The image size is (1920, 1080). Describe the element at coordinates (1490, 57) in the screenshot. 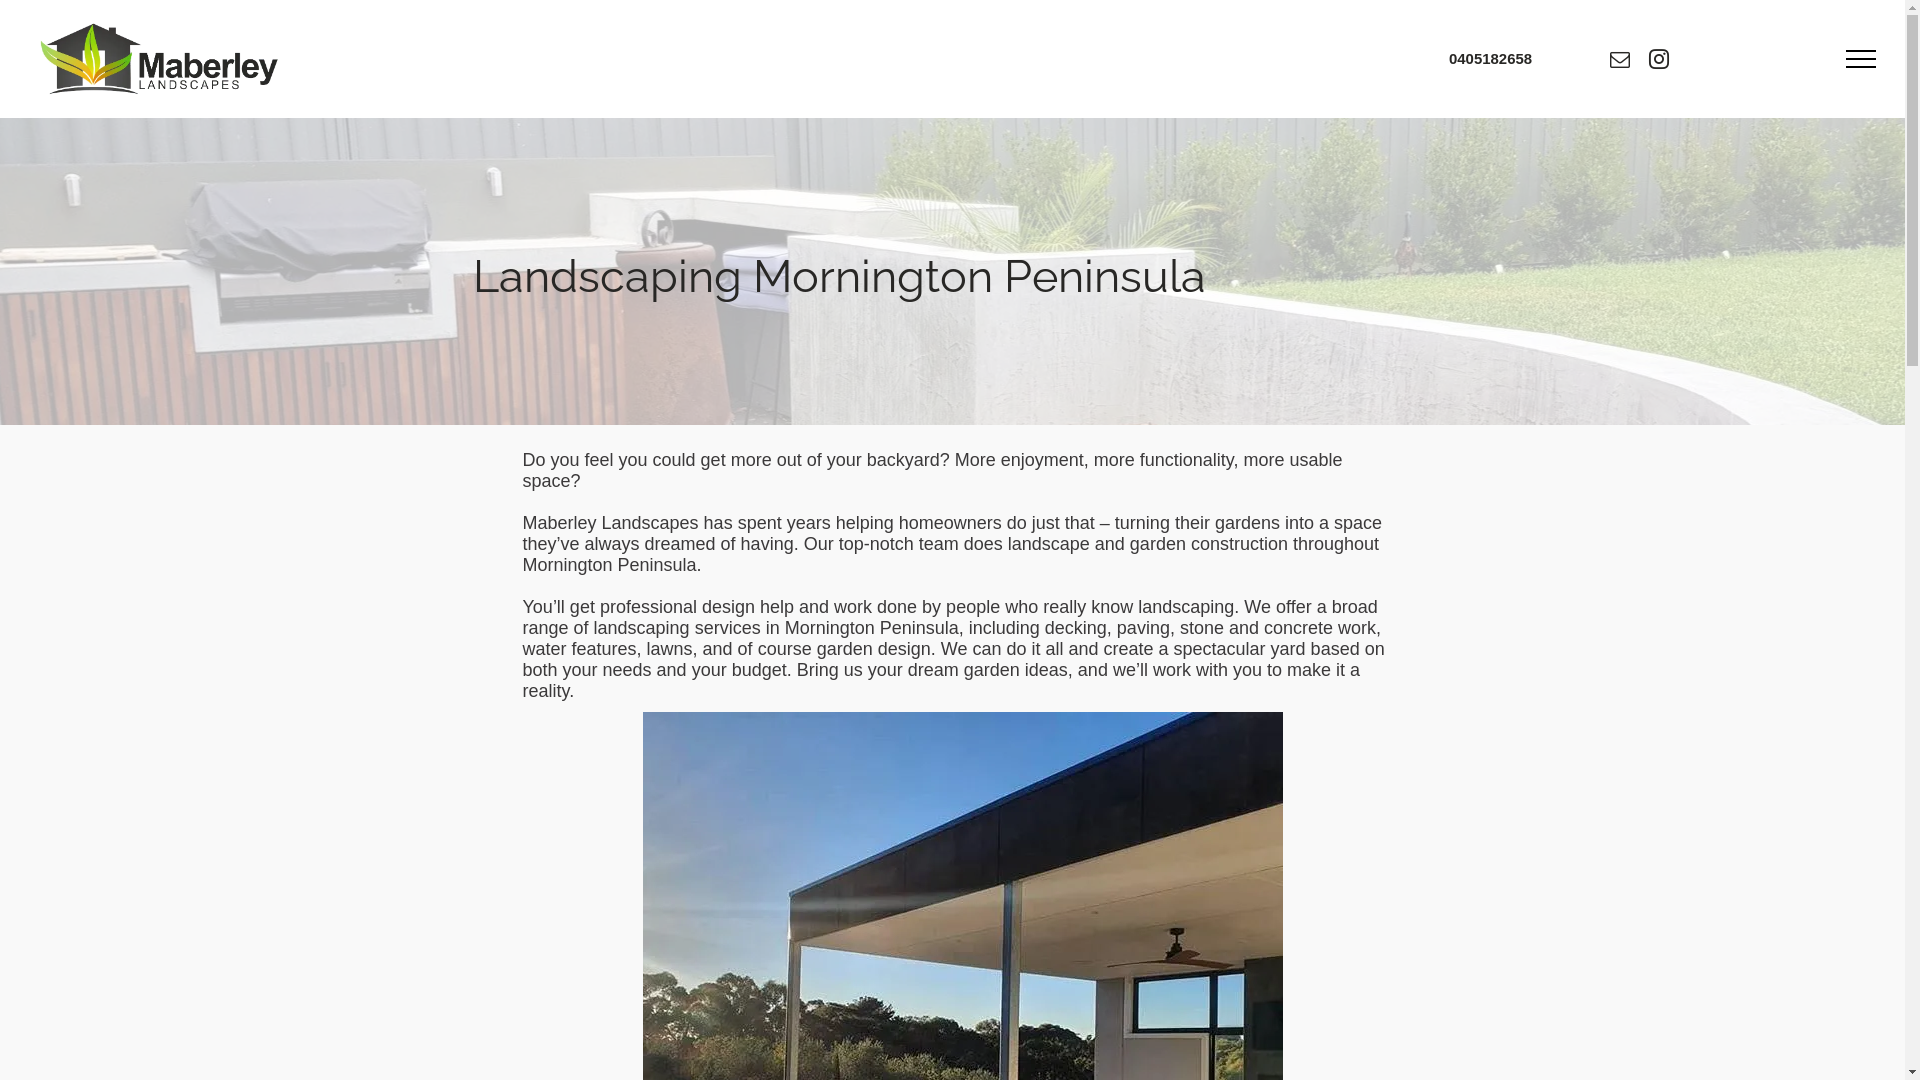

I see `'0405182658'` at that location.